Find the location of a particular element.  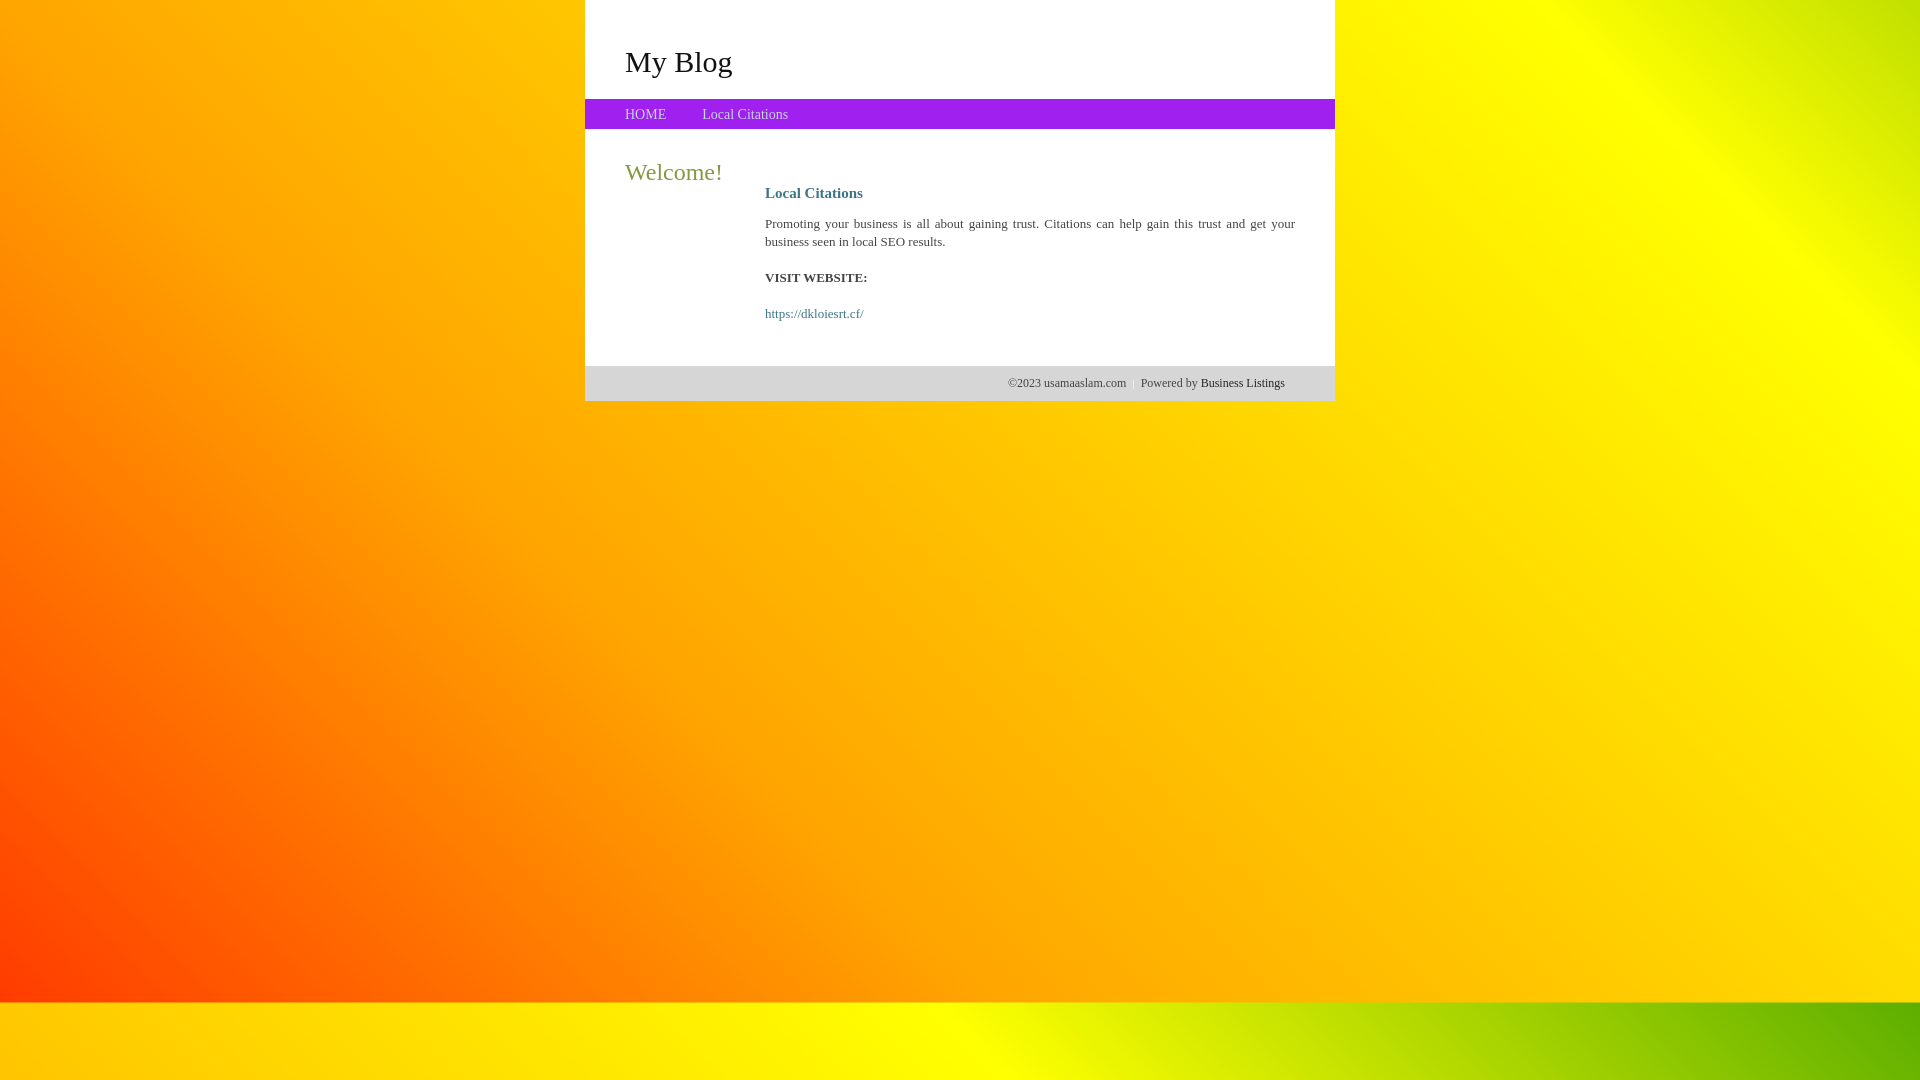

'HOME' is located at coordinates (645, 114).